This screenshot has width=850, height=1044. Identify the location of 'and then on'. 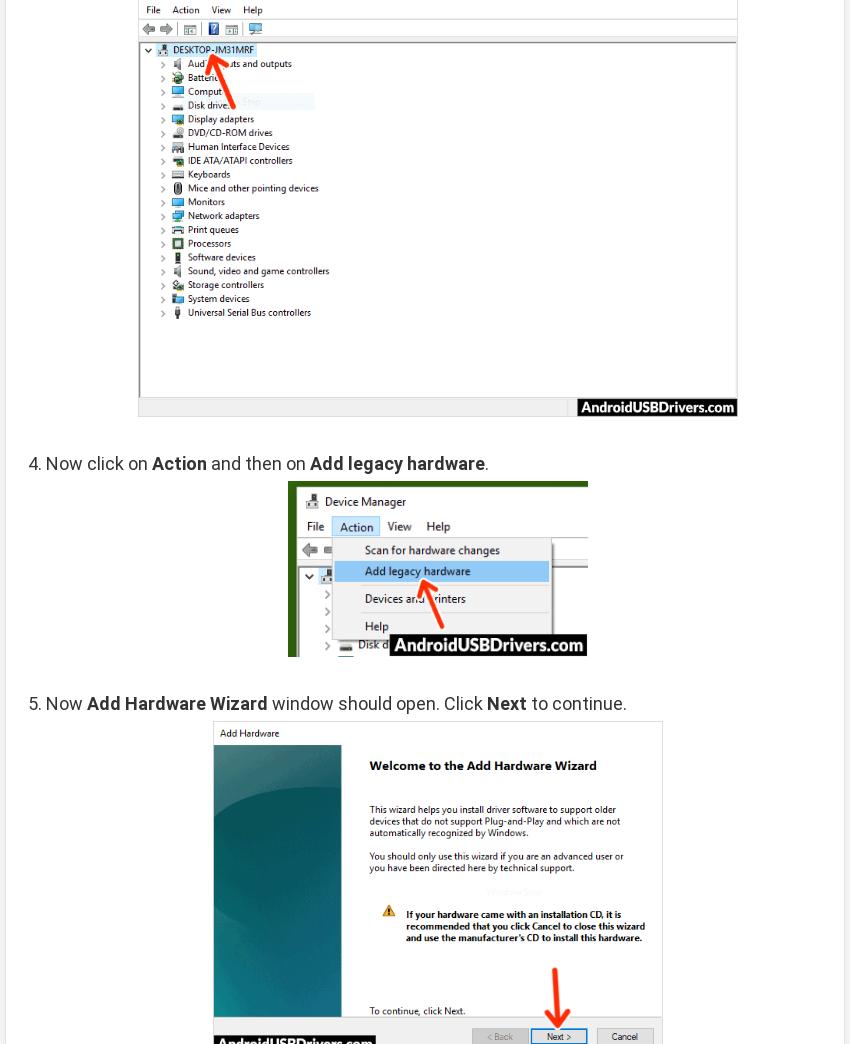
(257, 463).